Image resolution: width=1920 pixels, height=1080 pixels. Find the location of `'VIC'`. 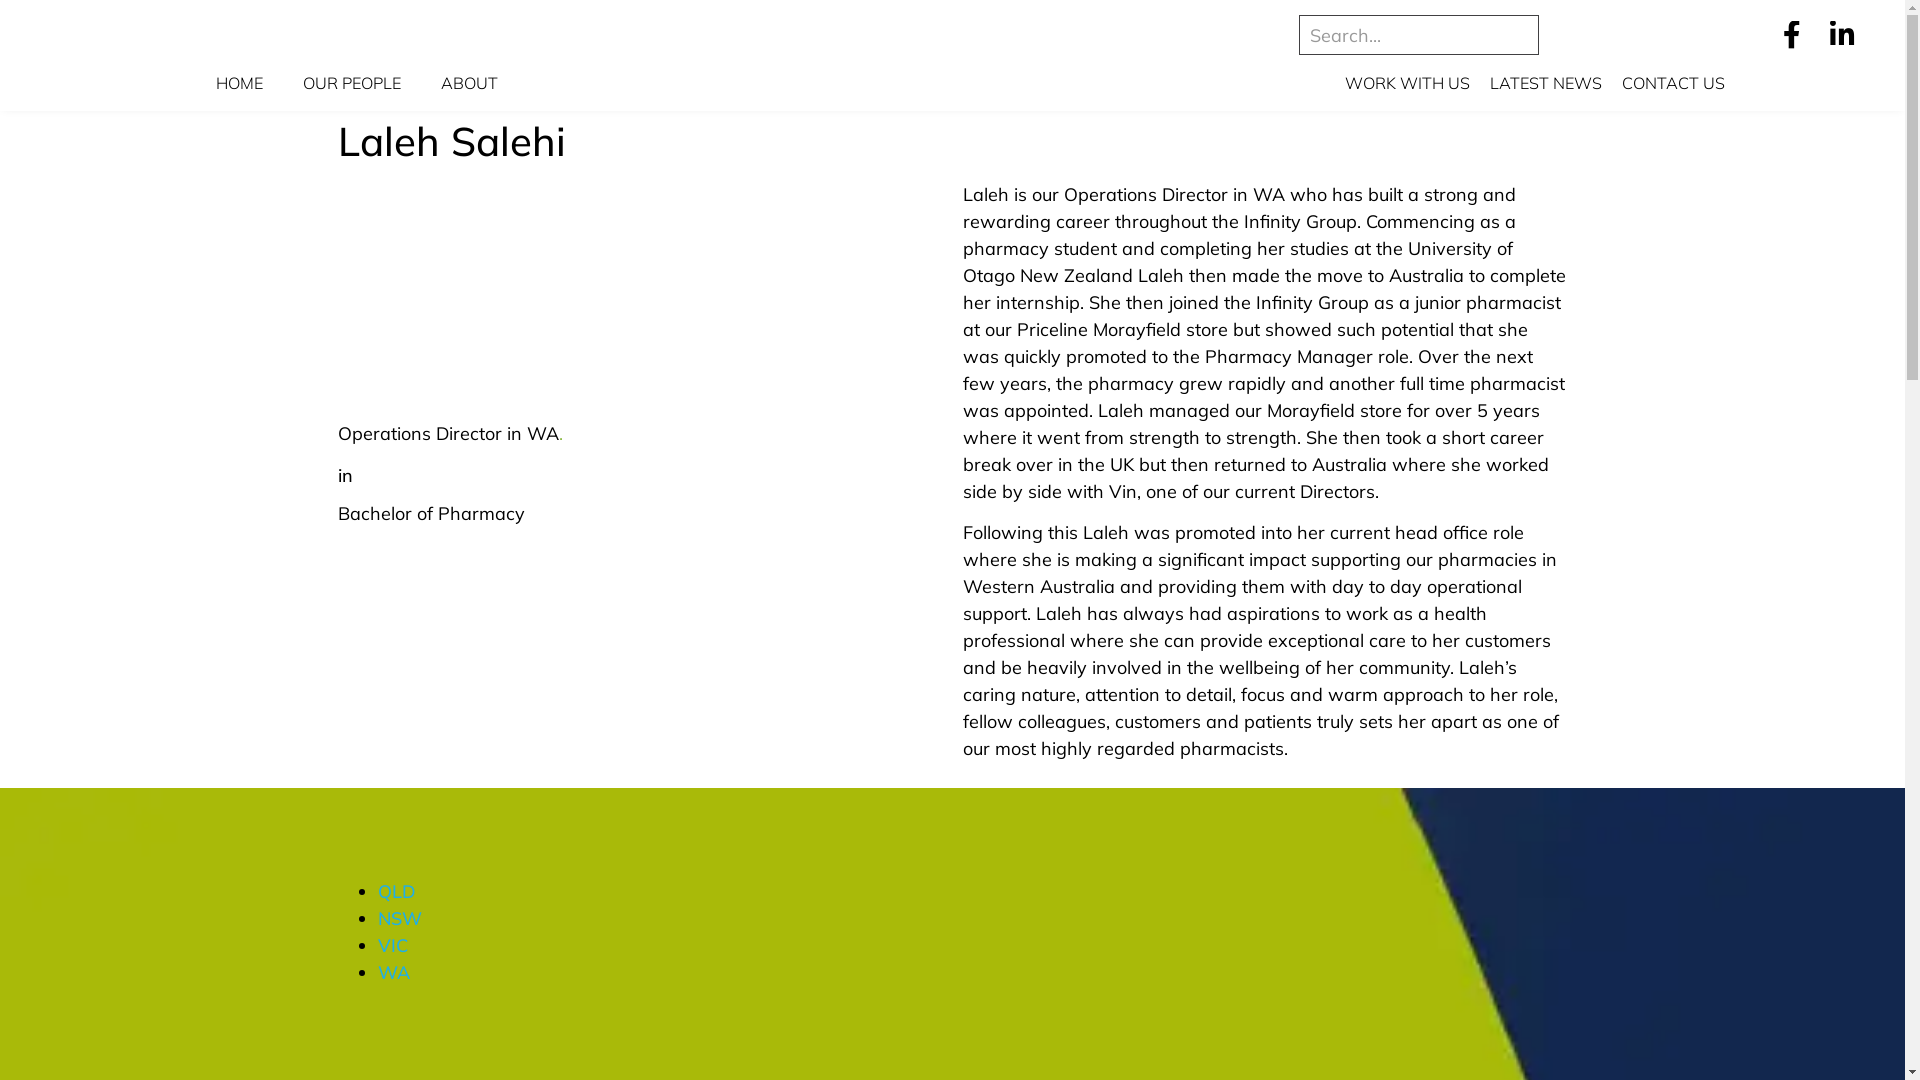

'VIC' is located at coordinates (393, 945).